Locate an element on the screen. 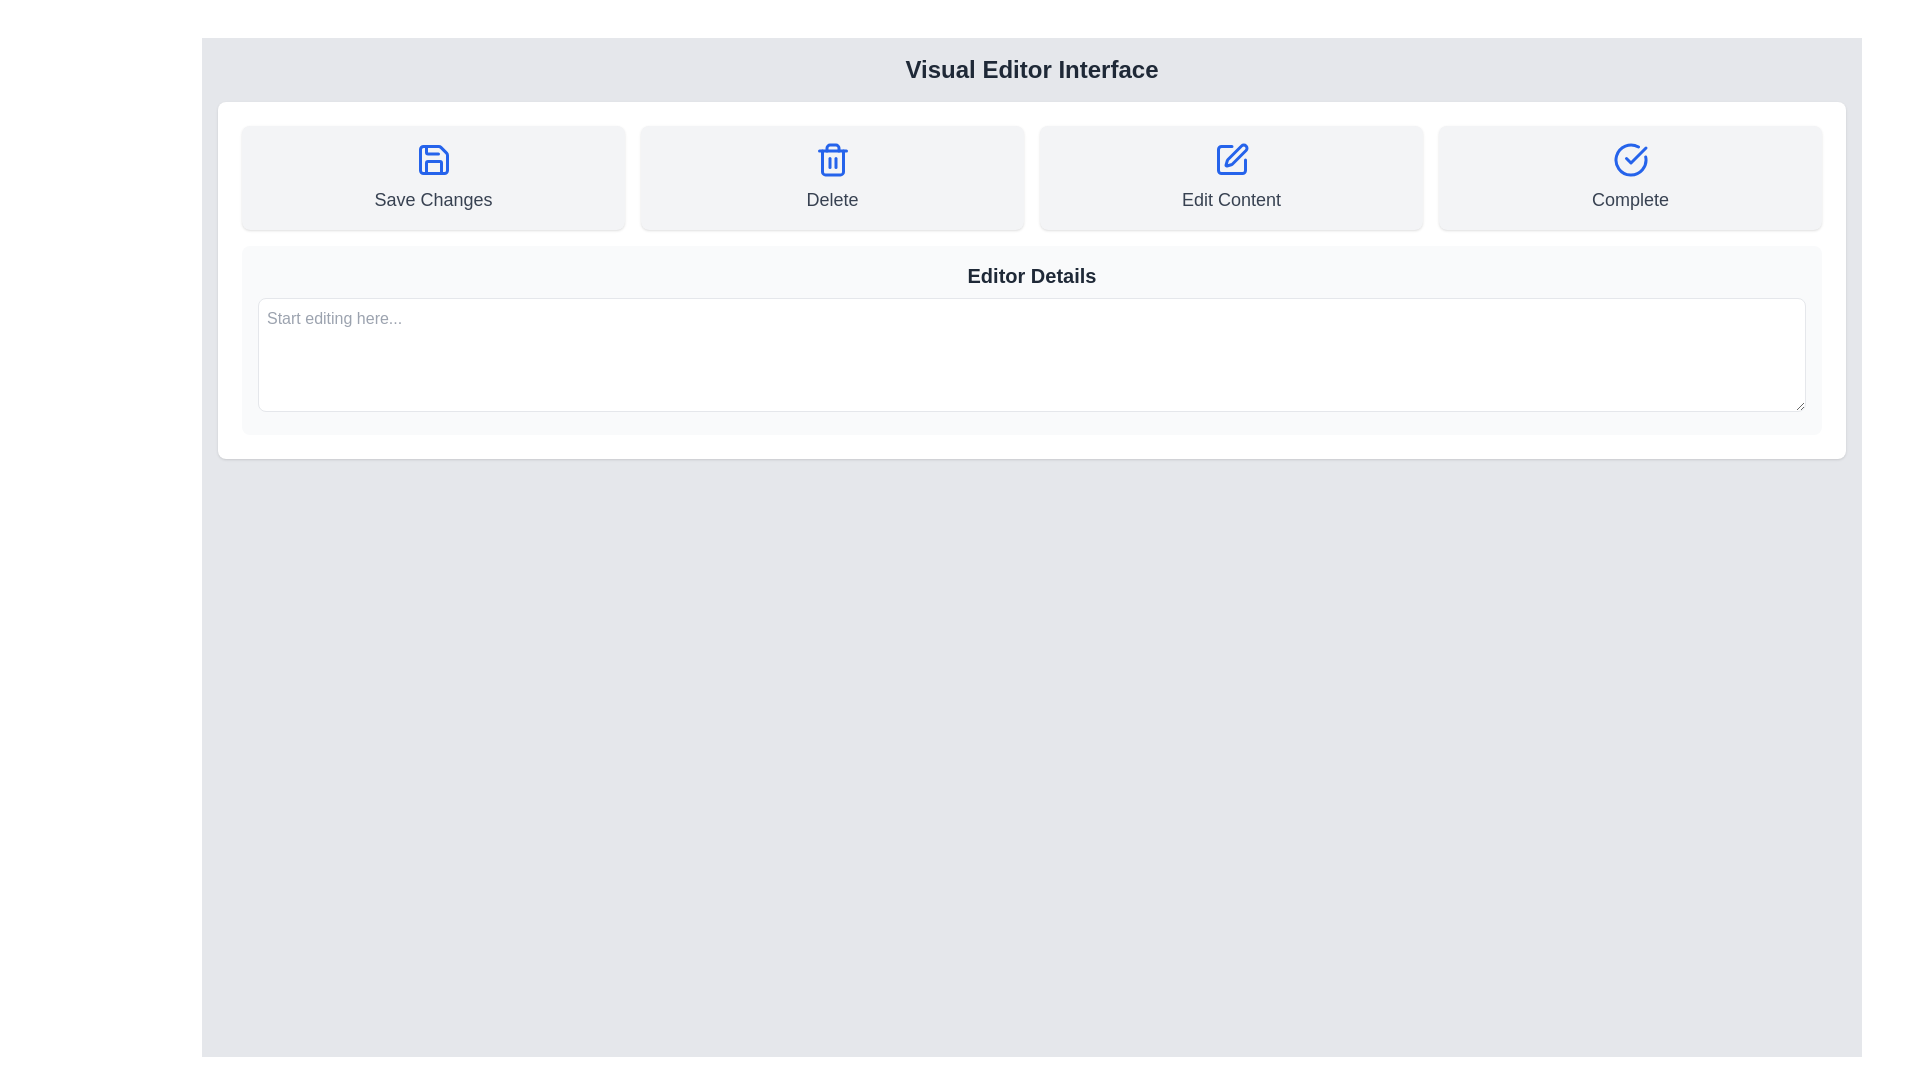 Image resolution: width=1920 pixels, height=1080 pixels. the icon button located at the top-center of the 'Edit Content' card is located at coordinates (1230, 158).